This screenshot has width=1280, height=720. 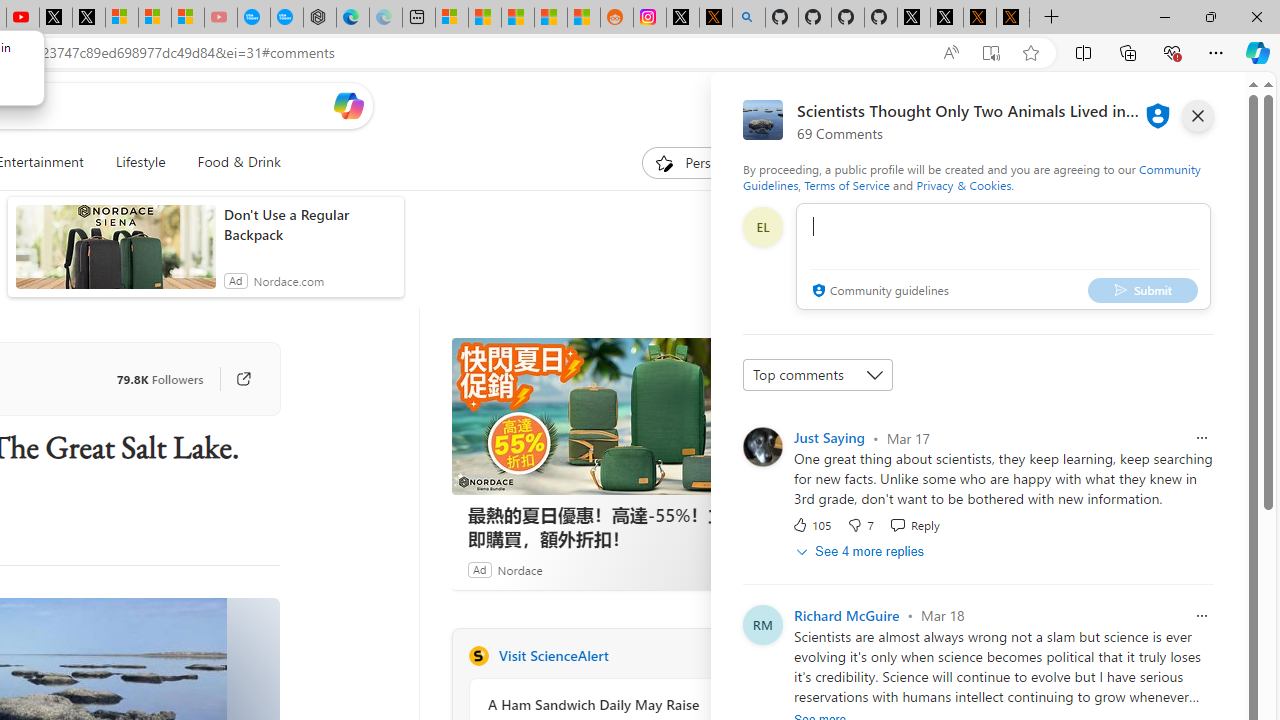 What do you see at coordinates (139, 162) in the screenshot?
I see `'Lifestyle'` at bounding box center [139, 162].